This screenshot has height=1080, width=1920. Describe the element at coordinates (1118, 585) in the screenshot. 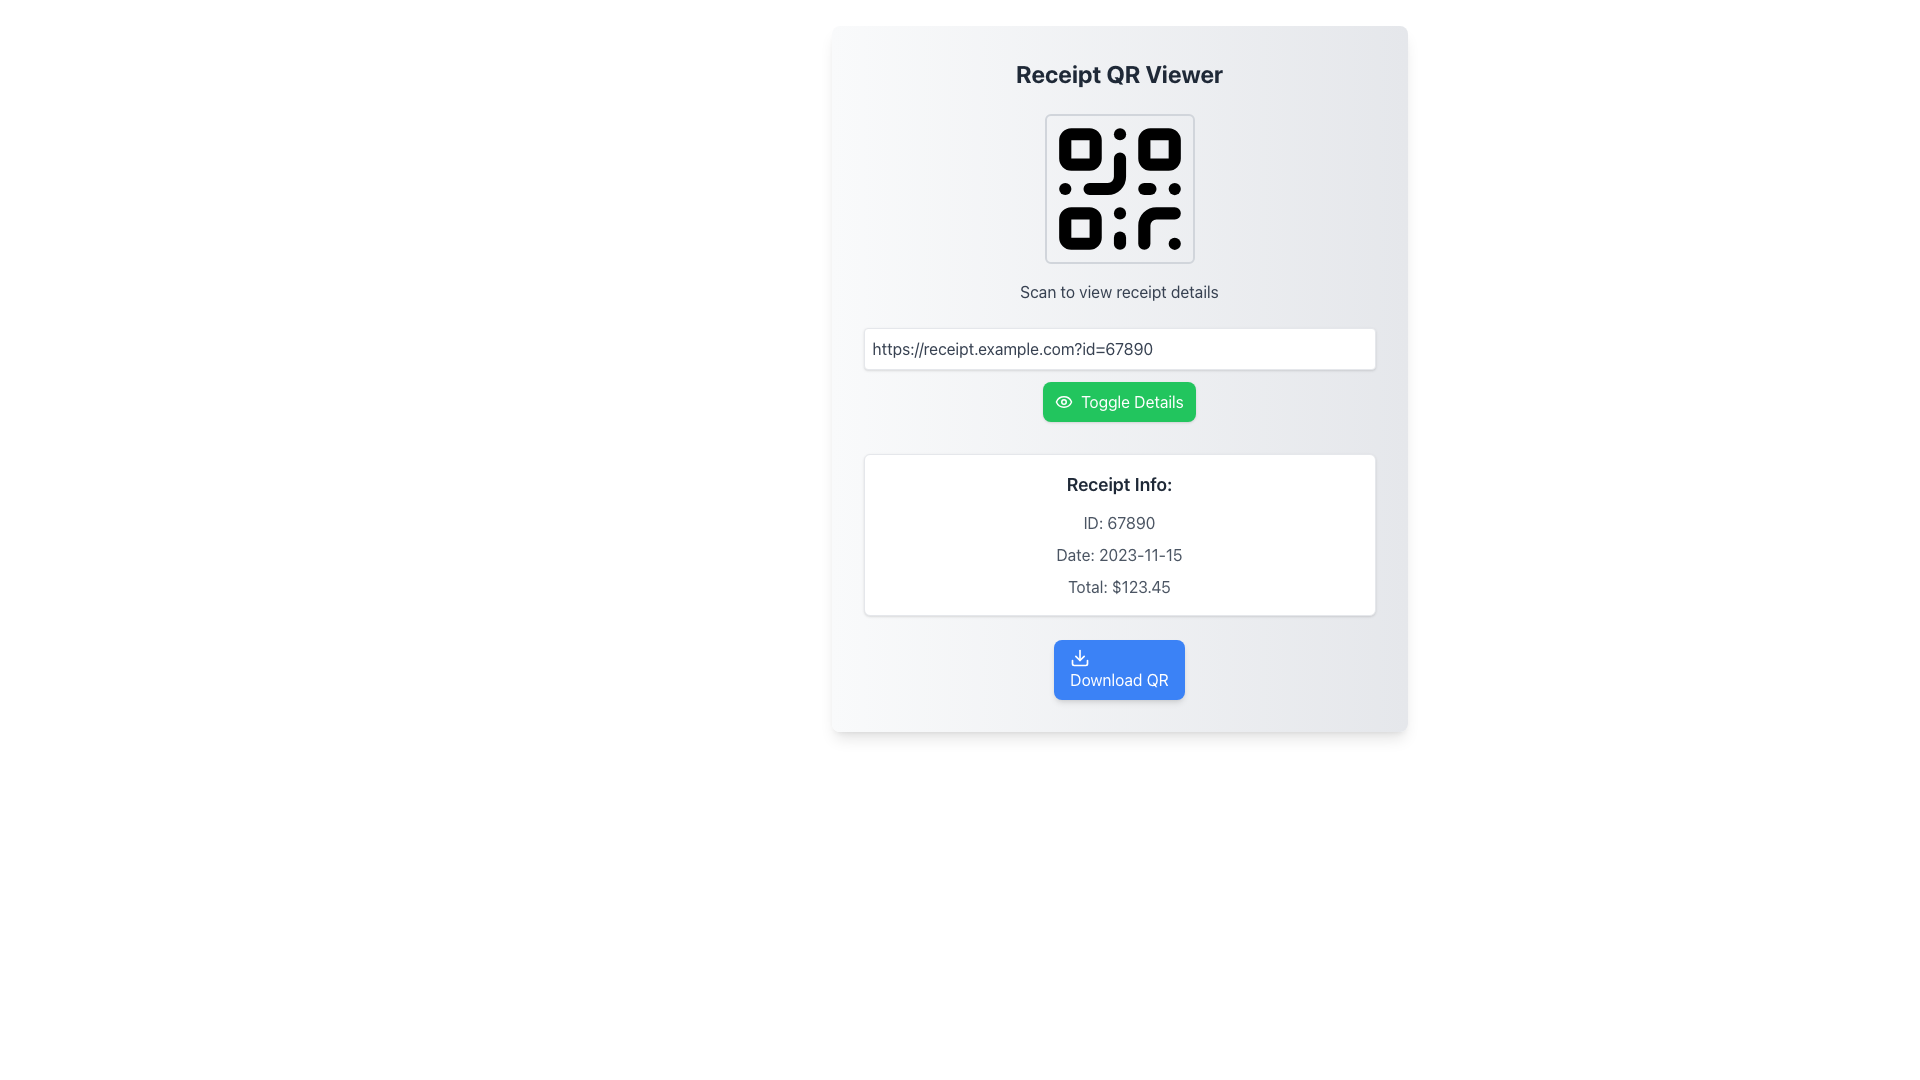

I see `the static text displaying the total amount of the receipt, located centrally below the date information in the receipt section` at that location.